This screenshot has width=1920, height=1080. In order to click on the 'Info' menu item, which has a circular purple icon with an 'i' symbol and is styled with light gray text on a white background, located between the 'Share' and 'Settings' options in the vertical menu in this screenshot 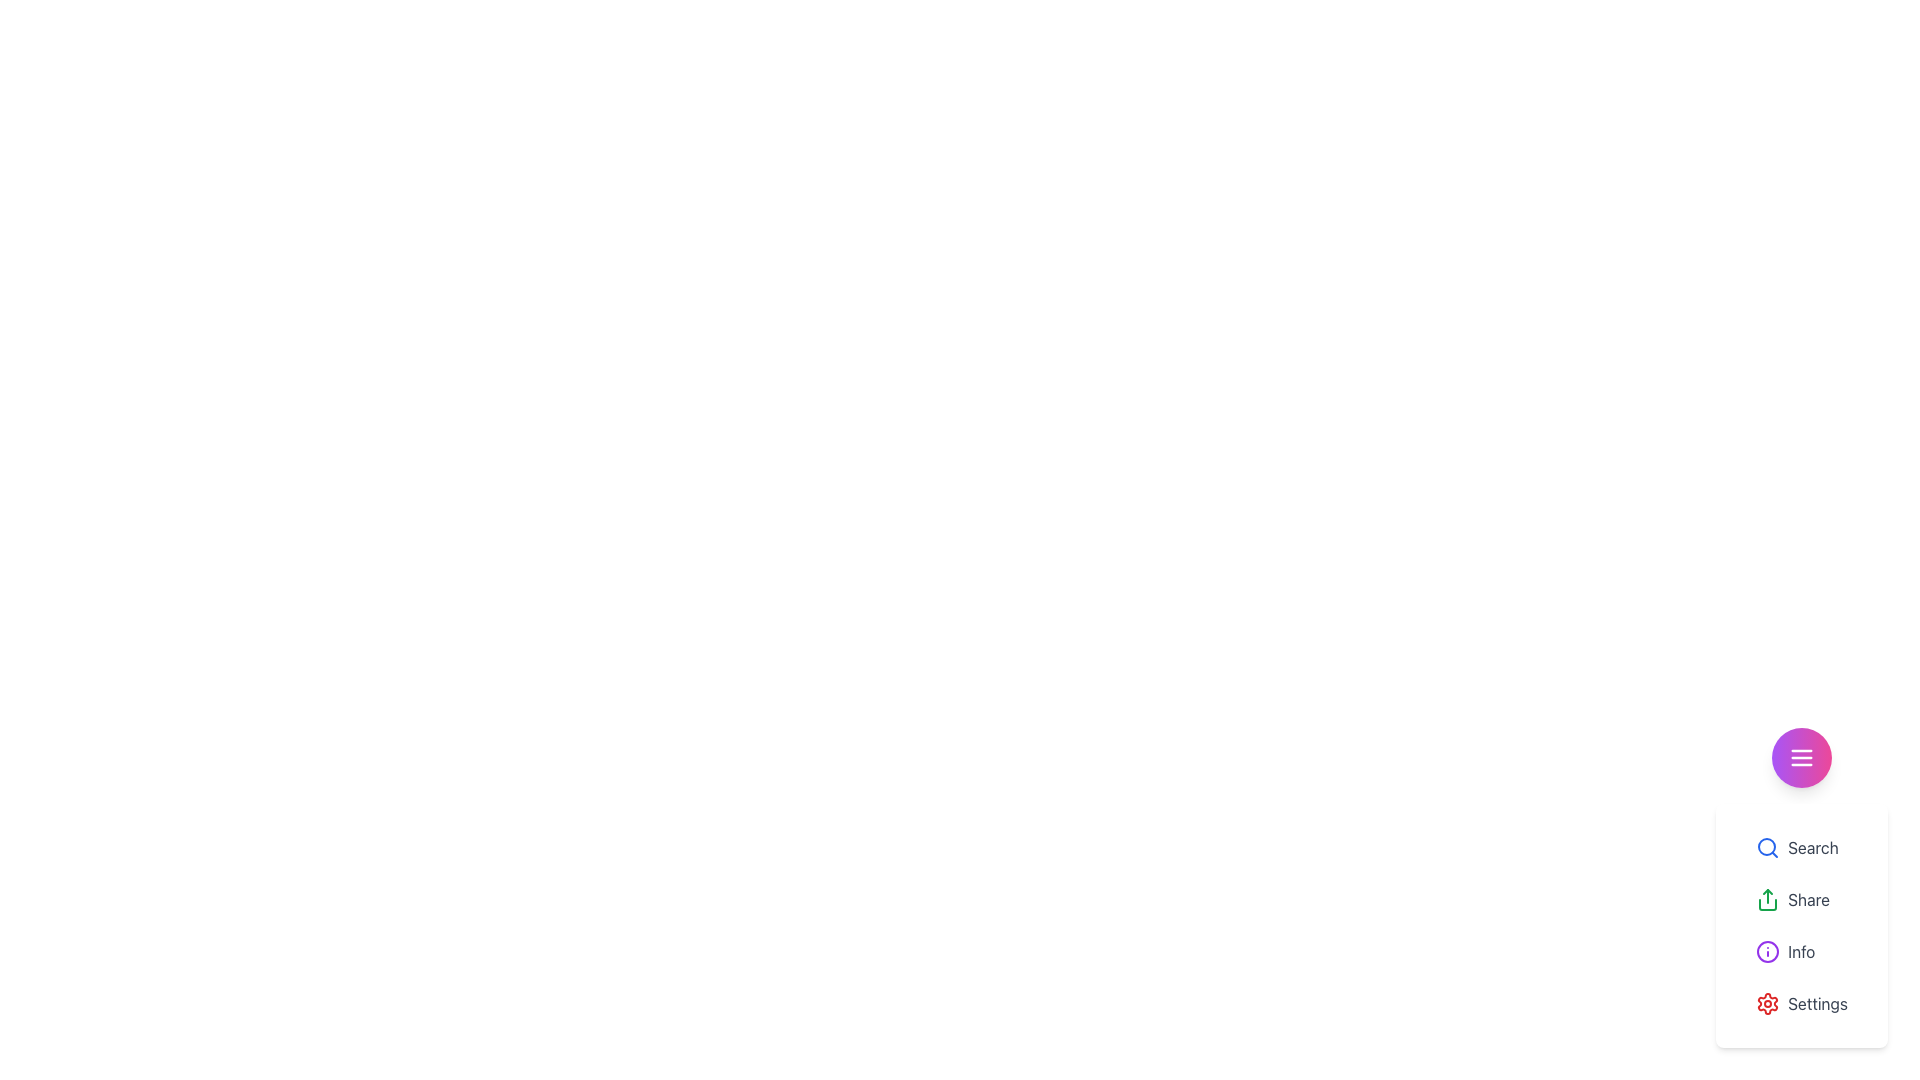, I will do `click(1802, 951)`.